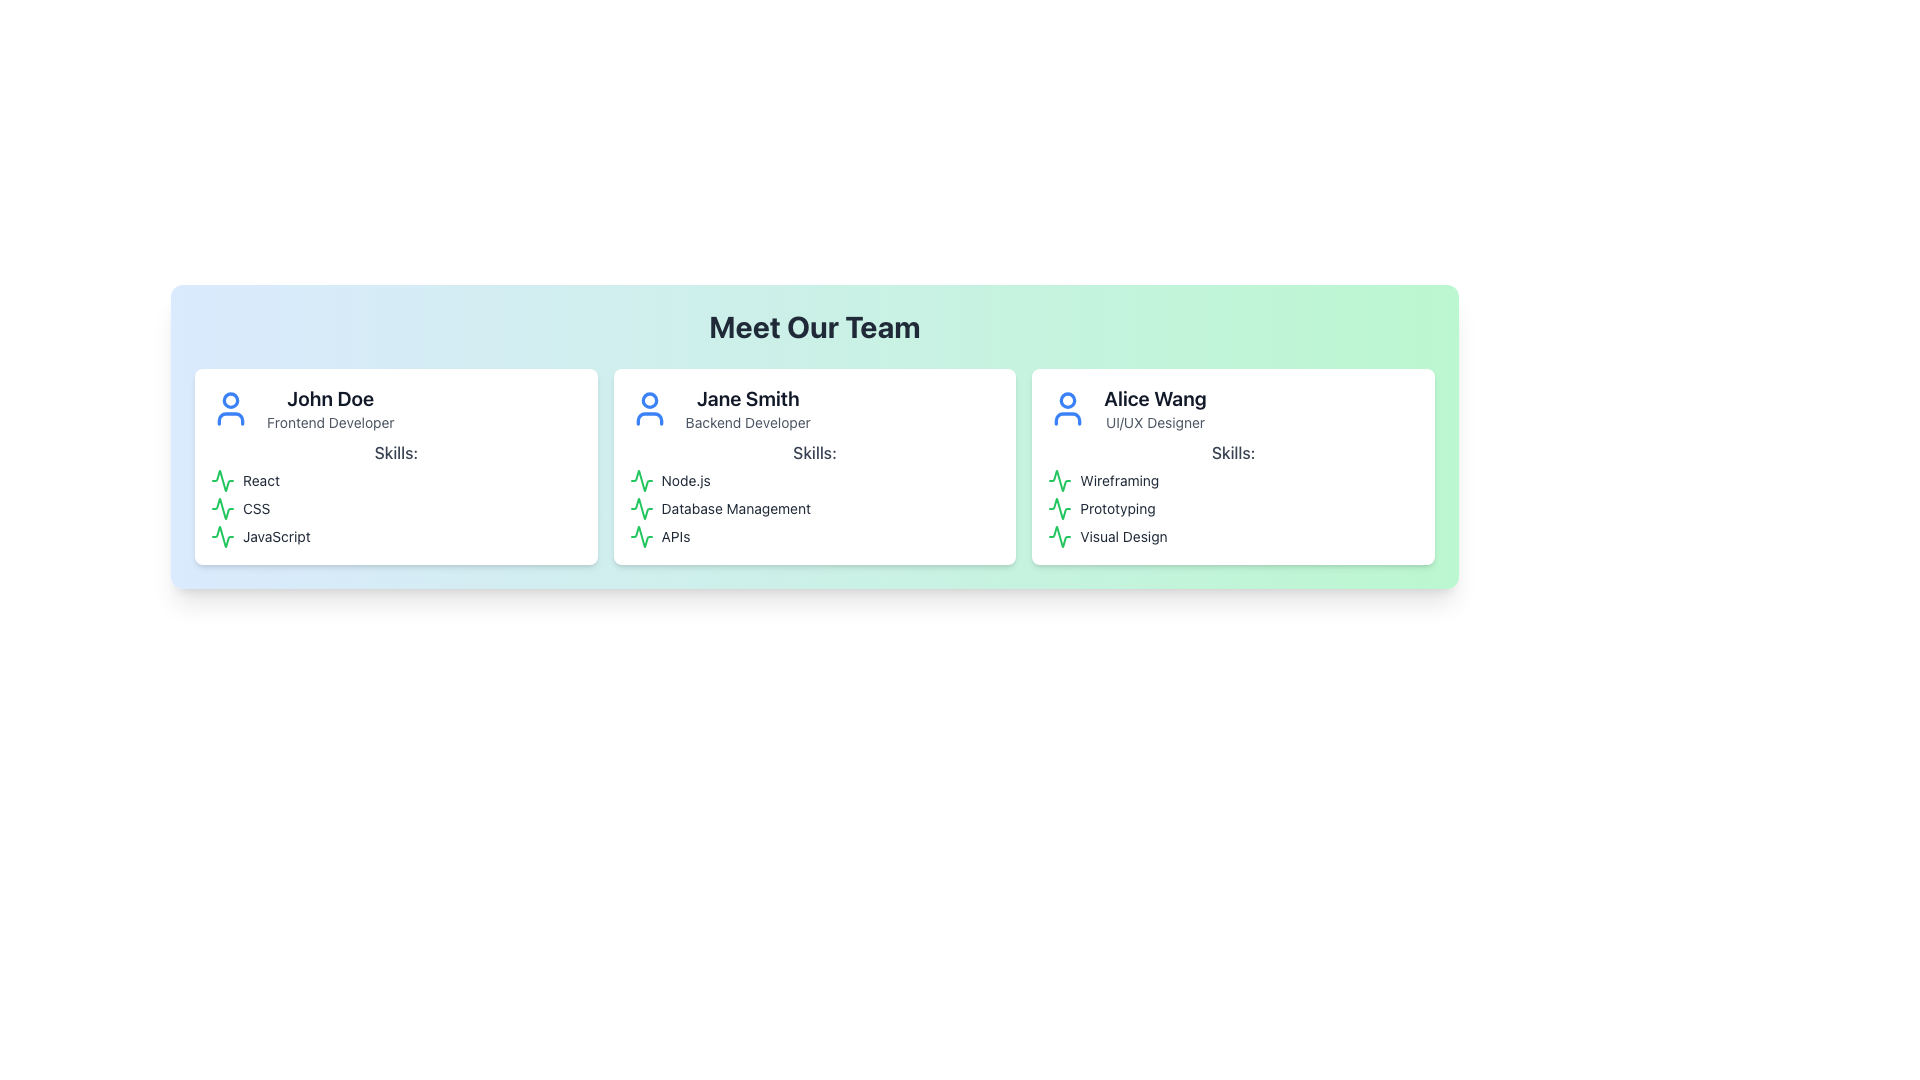 This screenshot has height=1080, width=1920. Describe the element at coordinates (1067, 400) in the screenshot. I see `the circular graphical component representing the user's profile icon located at the top of the user profile card` at that location.